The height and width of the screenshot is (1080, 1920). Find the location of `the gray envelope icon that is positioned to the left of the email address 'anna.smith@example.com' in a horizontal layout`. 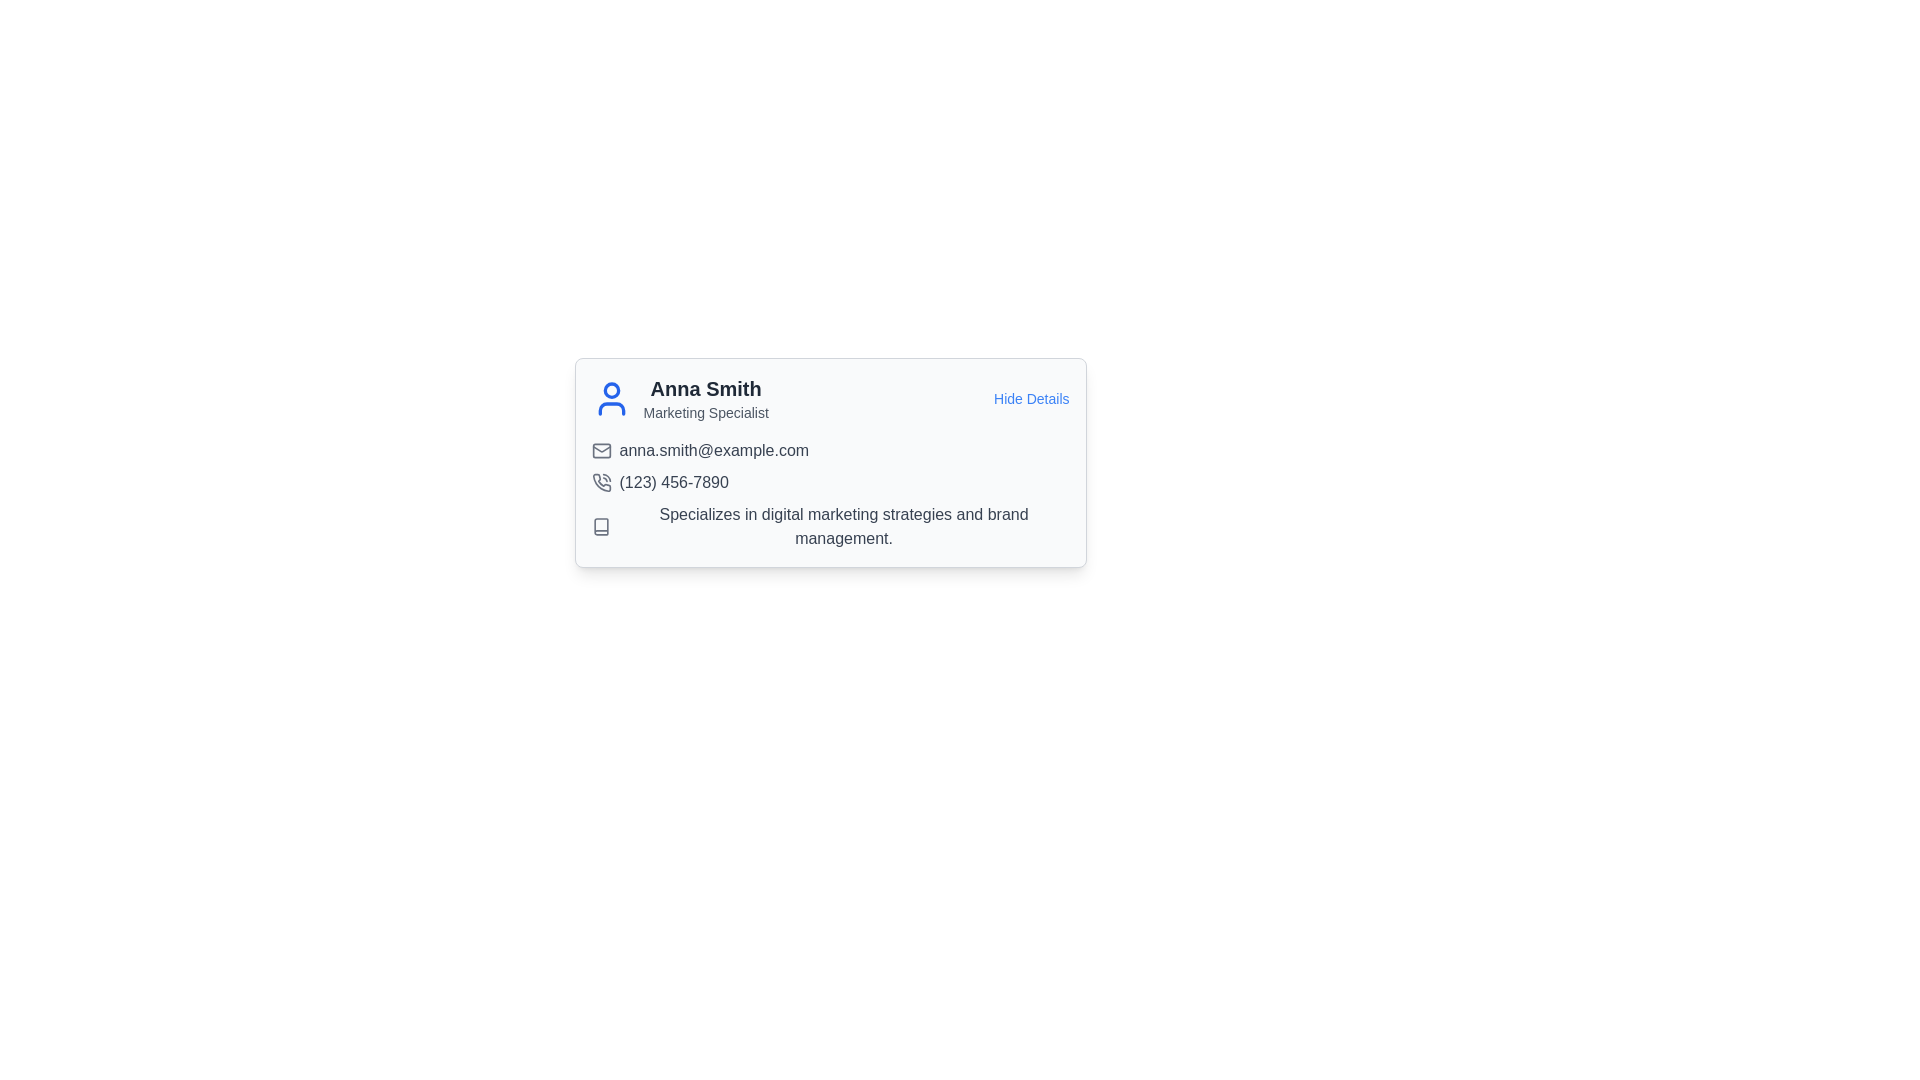

the gray envelope icon that is positioned to the left of the email address 'anna.smith@example.com' in a horizontal layout is located at coordinates (600, 451).